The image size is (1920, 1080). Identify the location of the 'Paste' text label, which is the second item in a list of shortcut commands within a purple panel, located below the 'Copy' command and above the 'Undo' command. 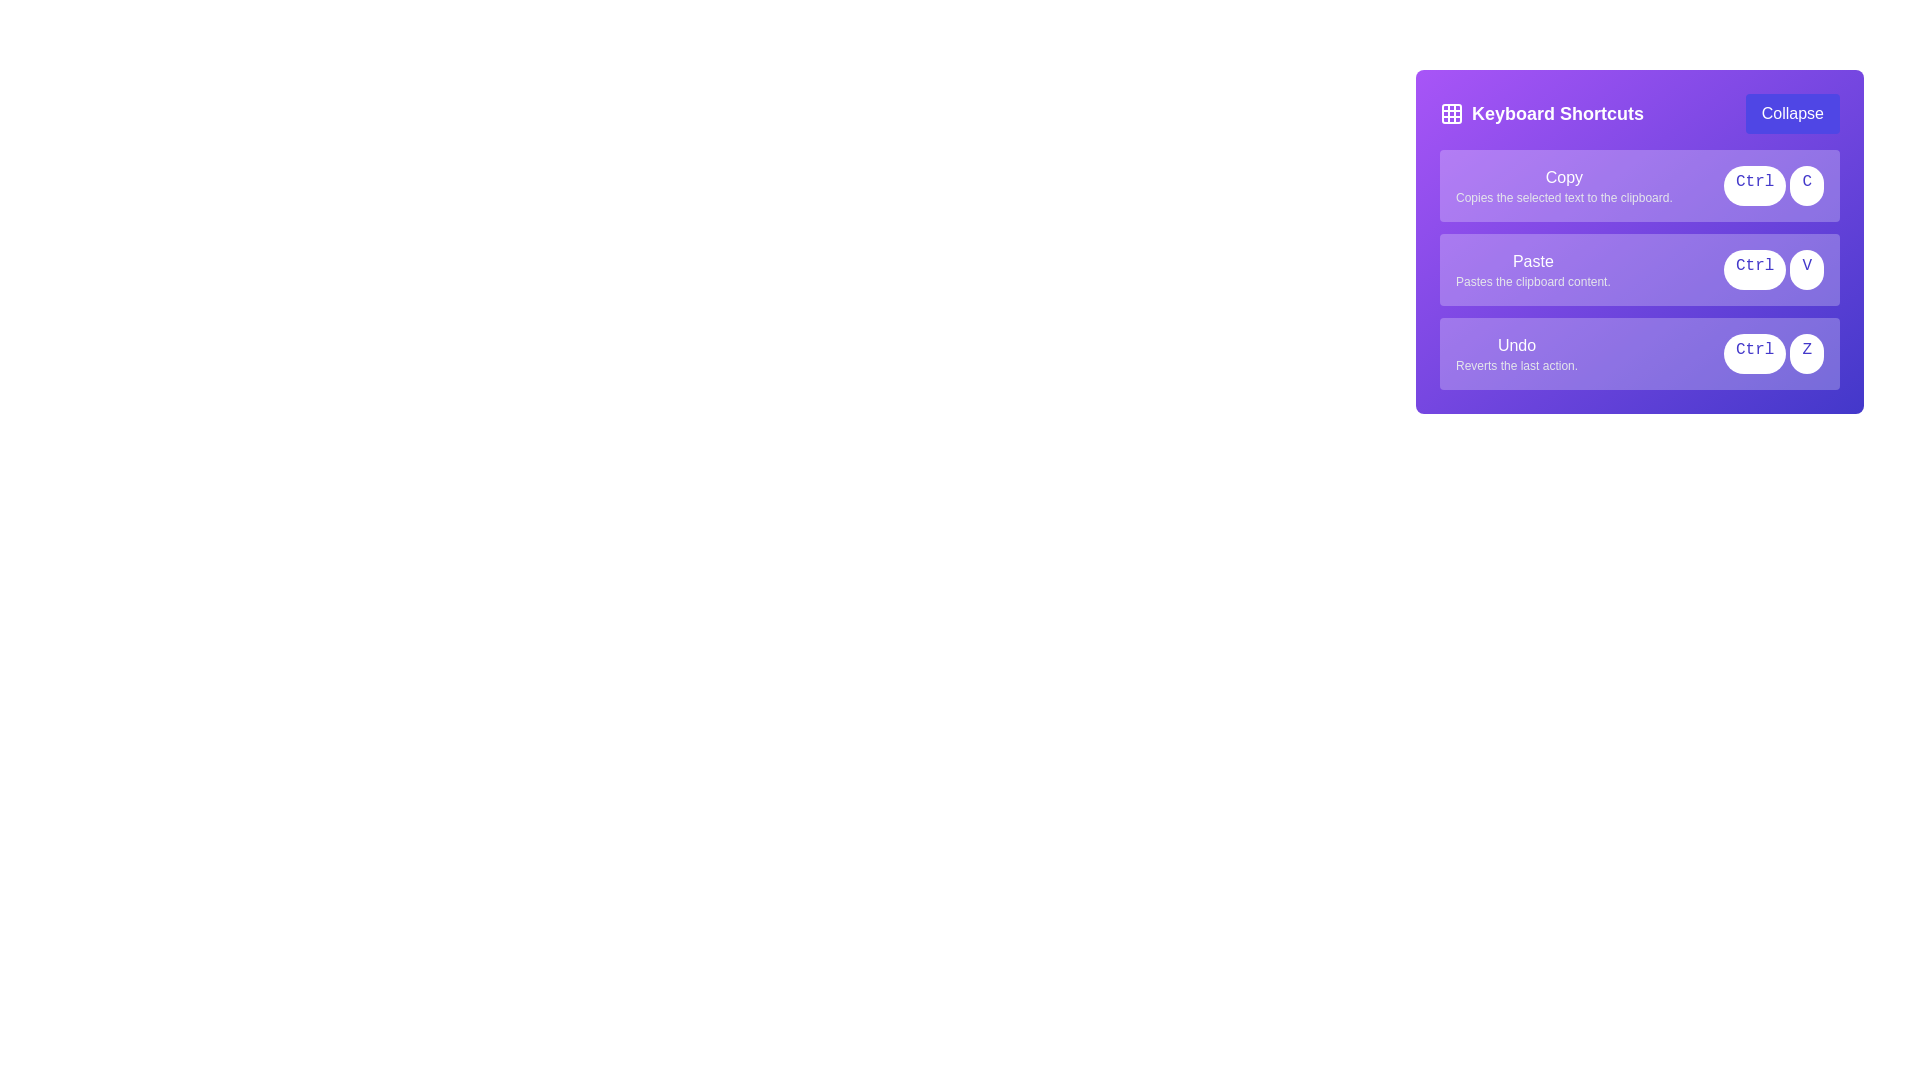
(1532, 270).